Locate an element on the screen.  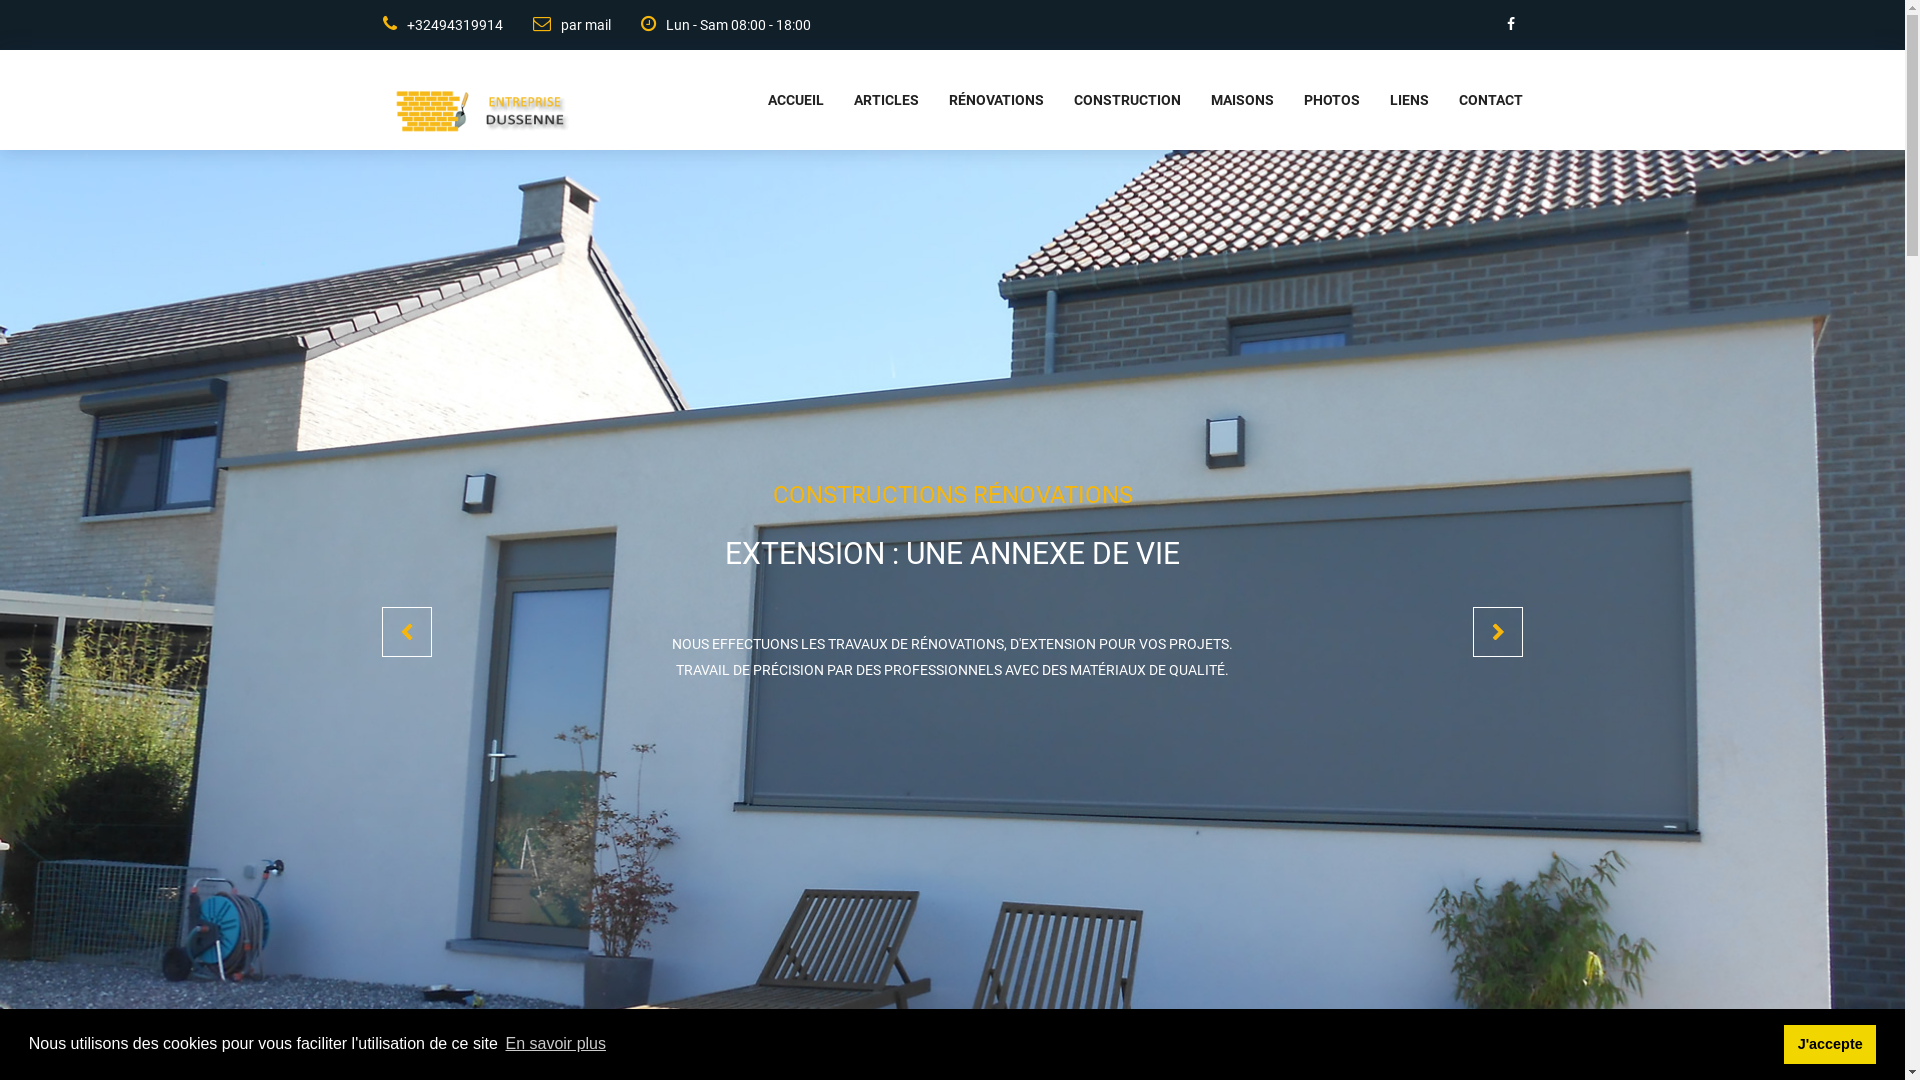
'MAISONS' is located at coordinates (1225, 100).